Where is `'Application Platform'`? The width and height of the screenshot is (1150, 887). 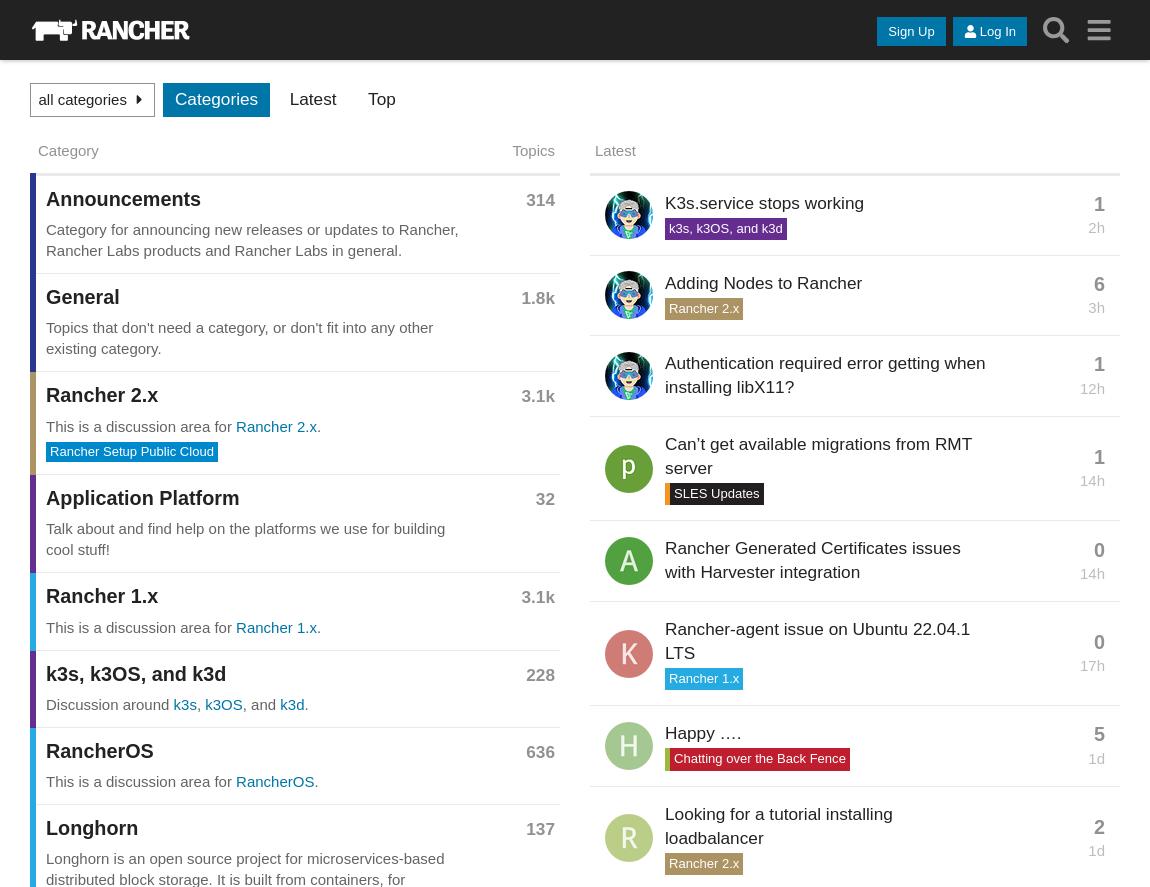
'Application Platform' is located at coordinates (141, 497).